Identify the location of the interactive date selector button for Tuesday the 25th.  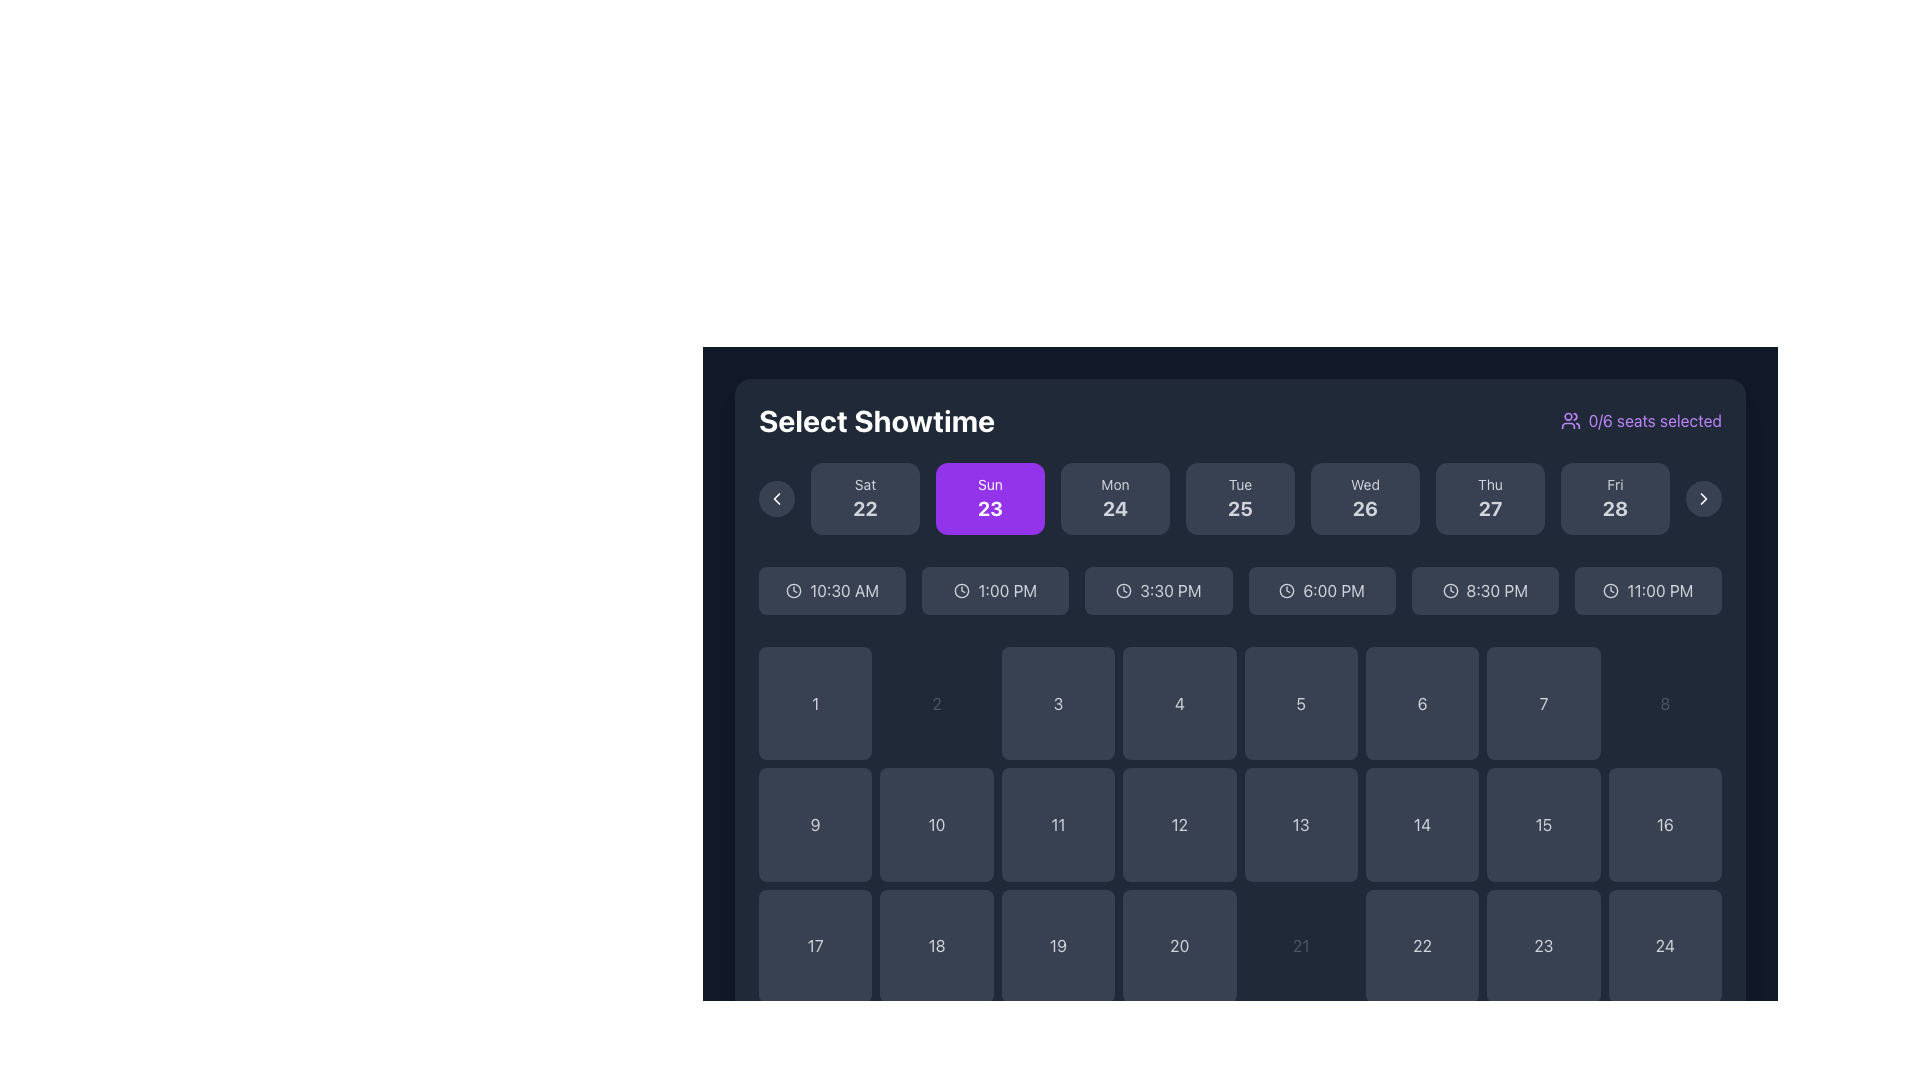
(1239, 497).